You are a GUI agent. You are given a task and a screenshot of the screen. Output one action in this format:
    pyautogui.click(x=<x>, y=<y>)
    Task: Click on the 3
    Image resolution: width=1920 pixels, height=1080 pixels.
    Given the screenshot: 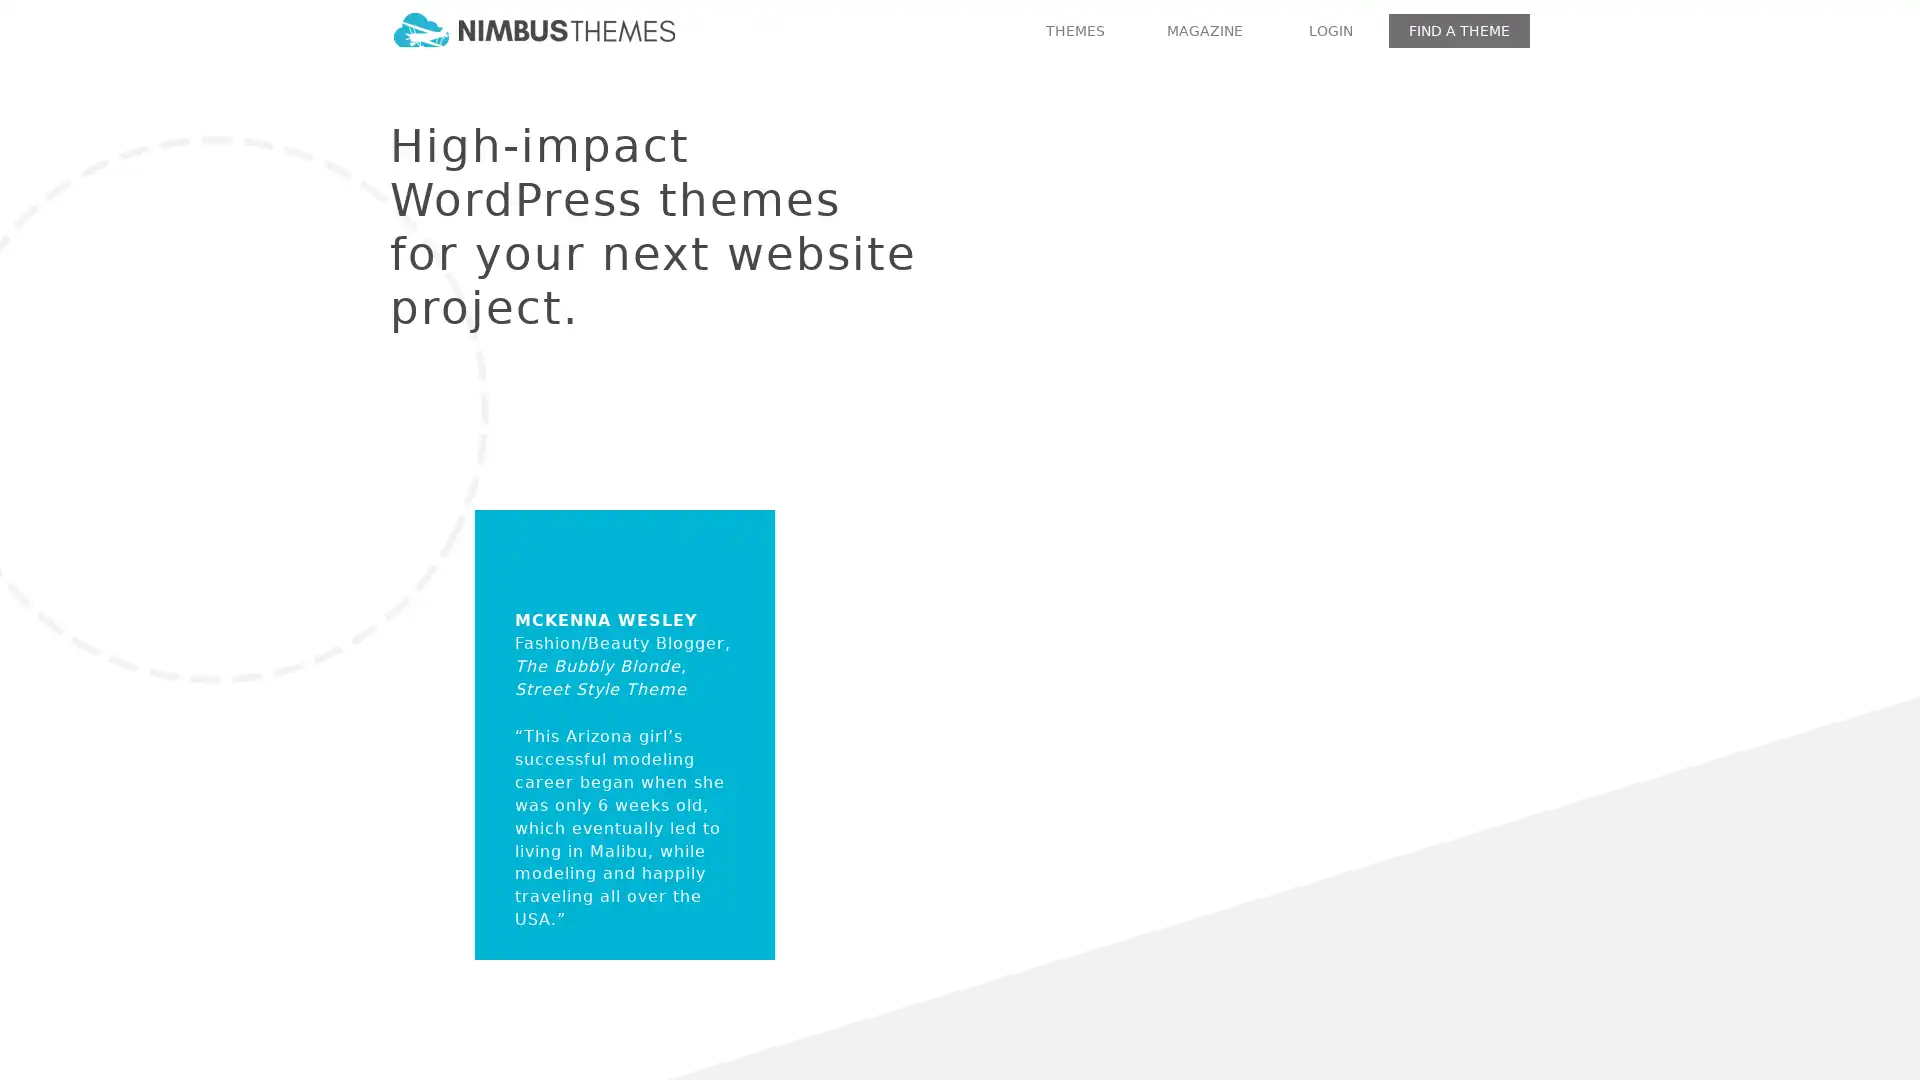 What is the action you would take?
    pyautogui.click(x=1204, y=693)
    